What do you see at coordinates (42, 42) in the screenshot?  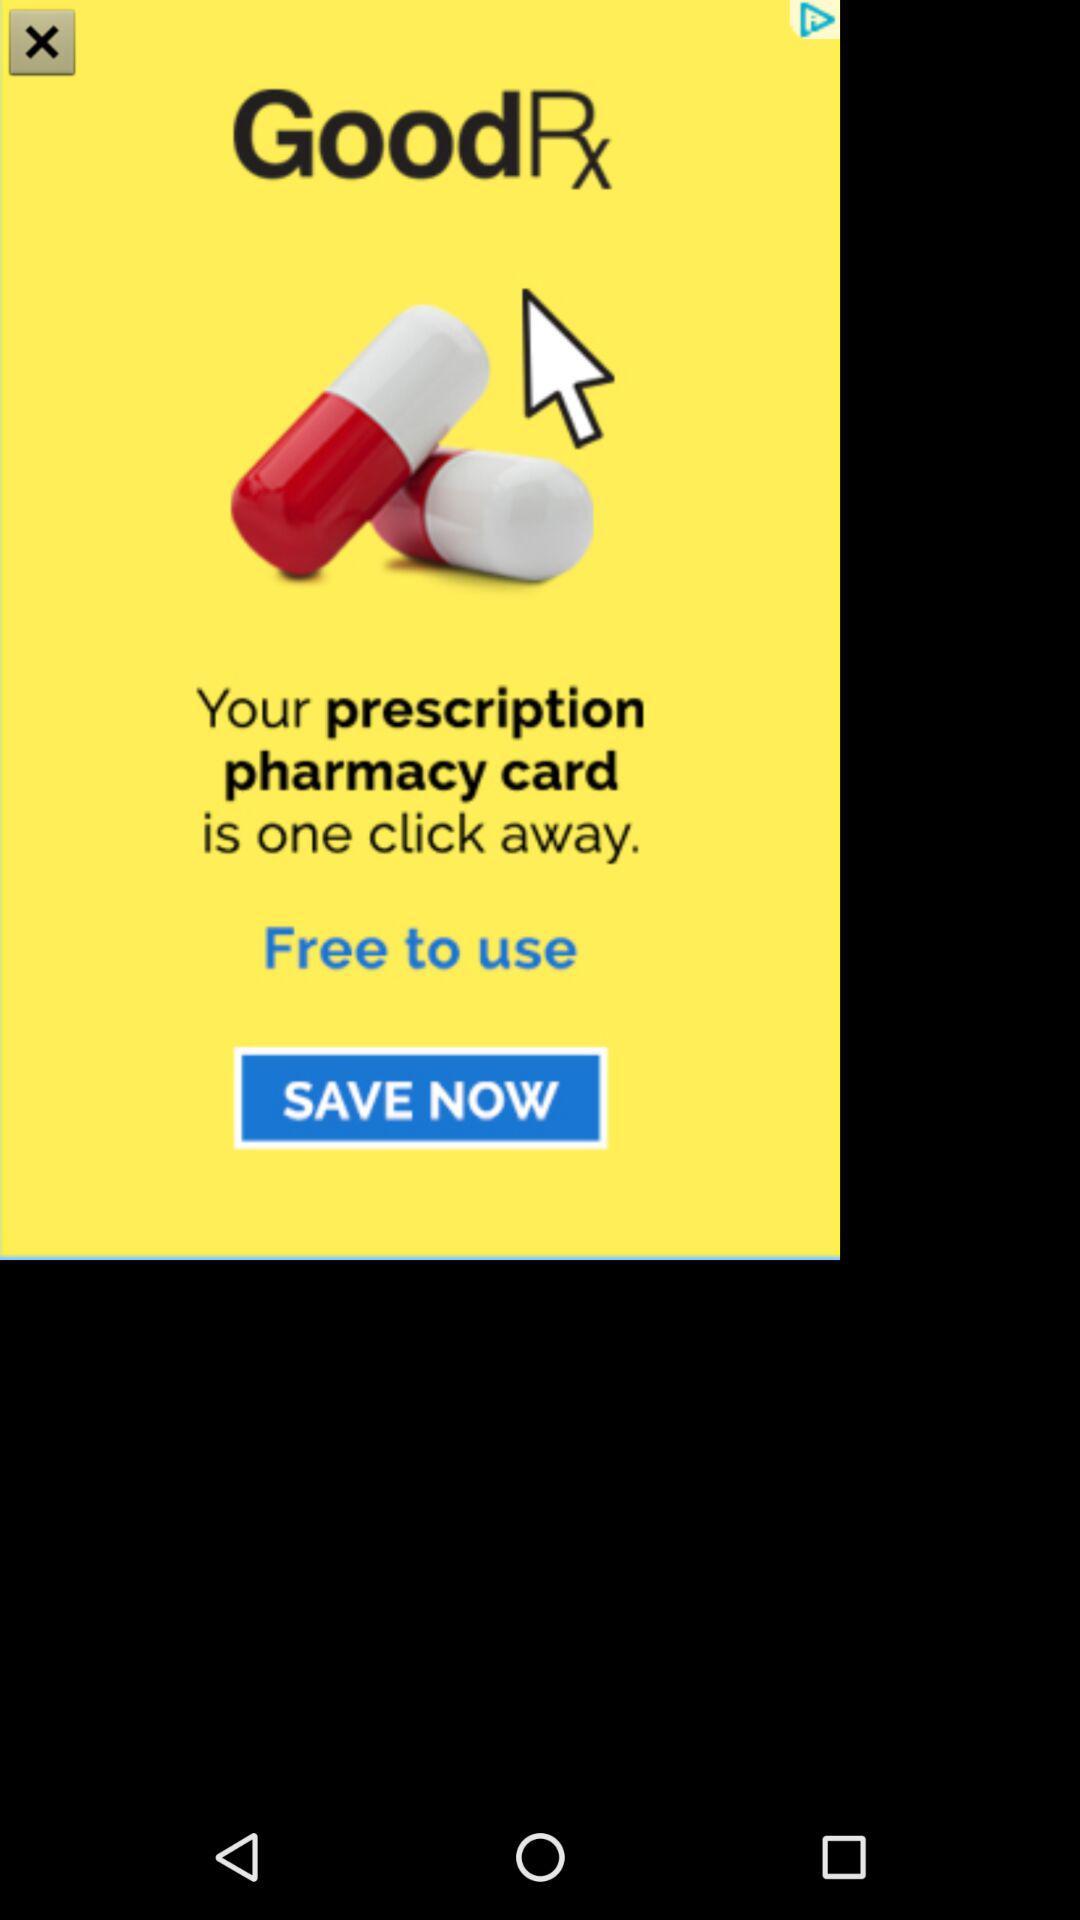 I see `the close icon` at bounding box center [42, 42].